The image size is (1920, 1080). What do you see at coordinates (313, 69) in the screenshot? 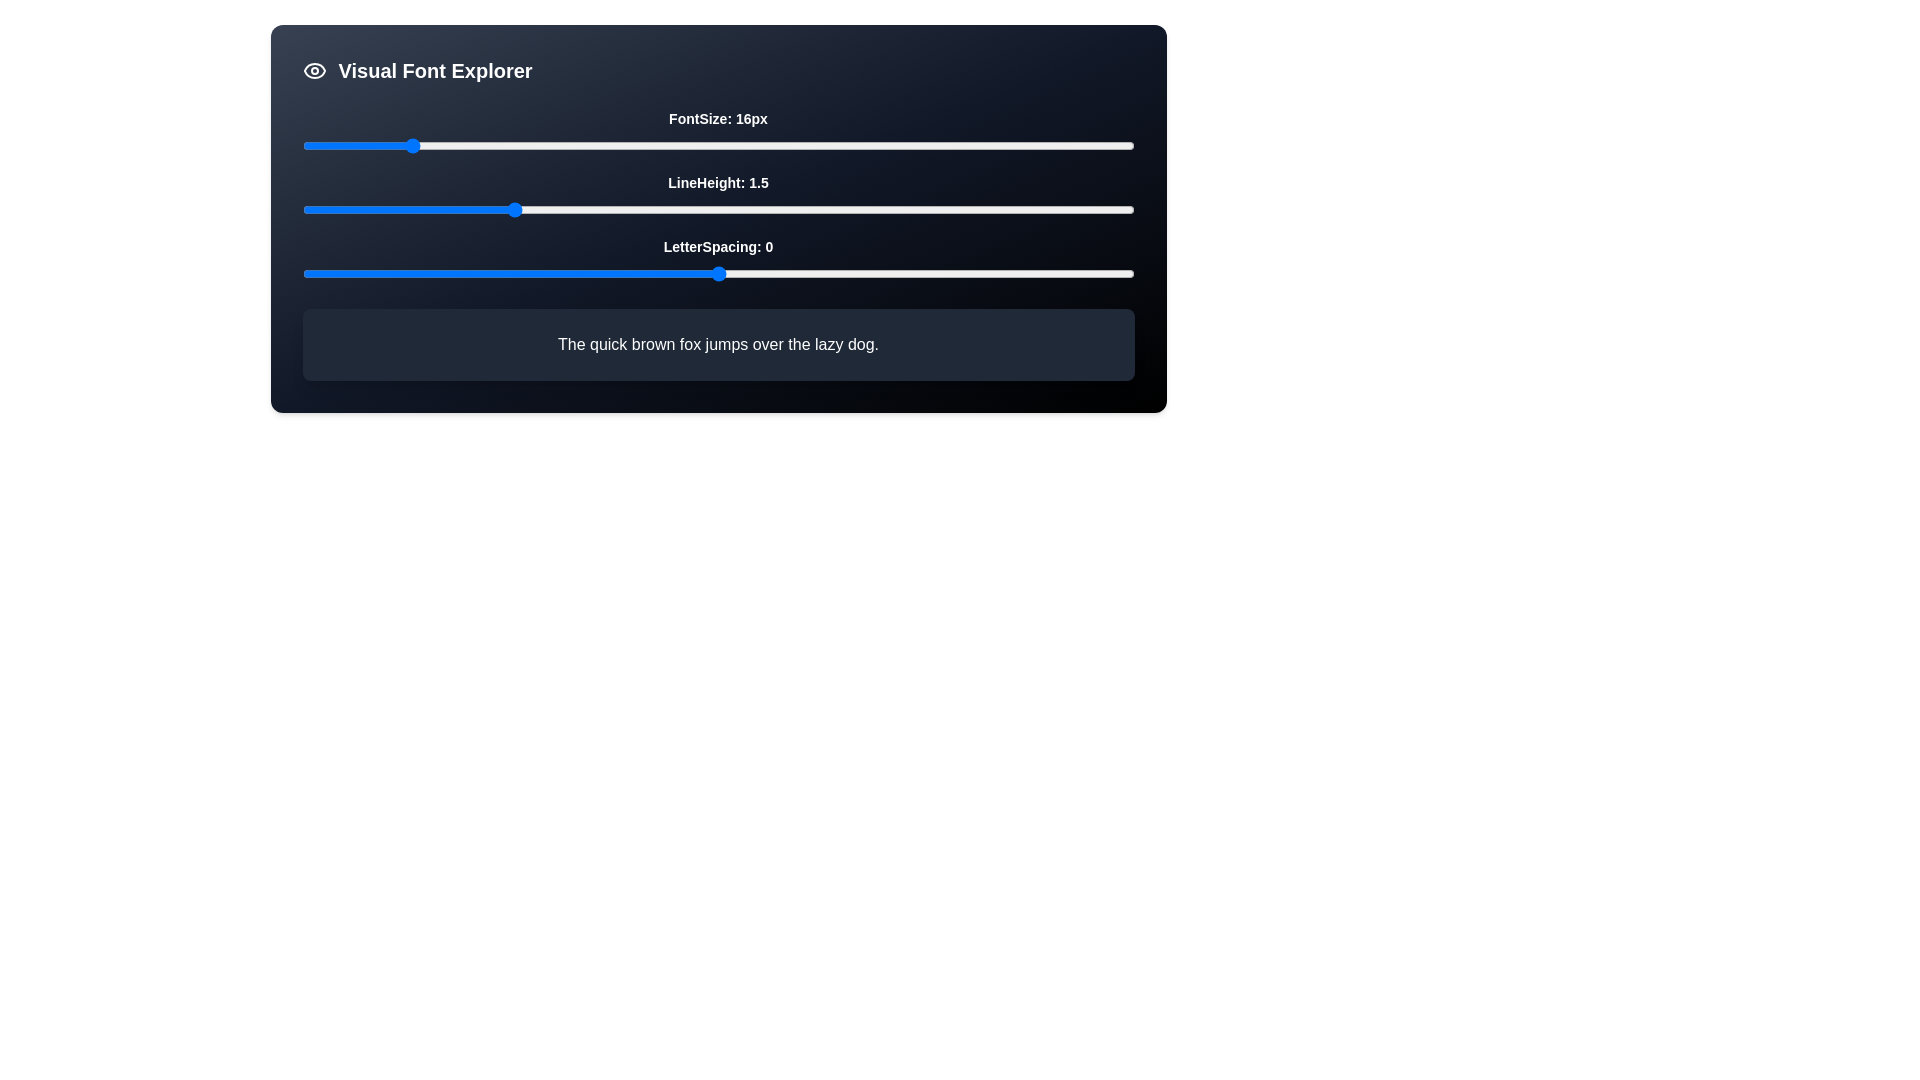
I see `the header icon (eye icon) in the Visual Font Explorer header` at bounding box center [313, 69].